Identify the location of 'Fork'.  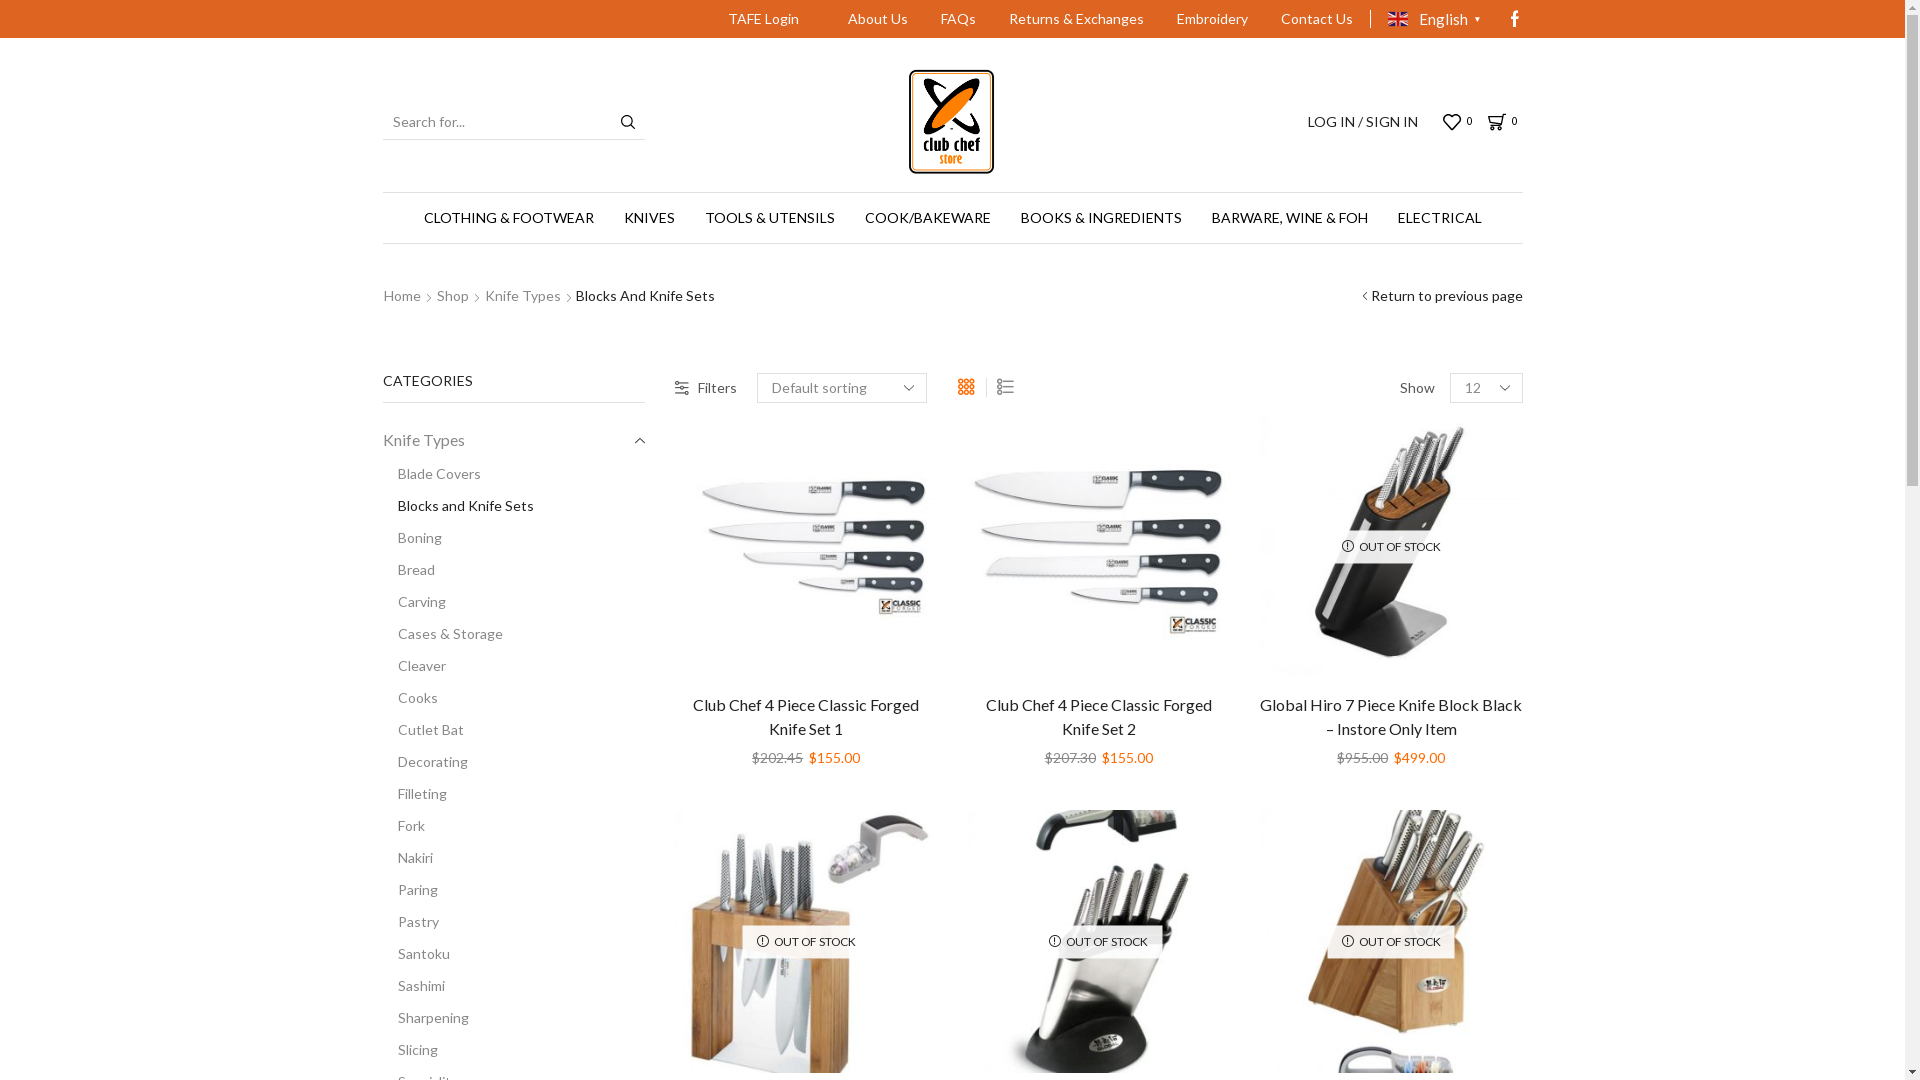
(402, 825).